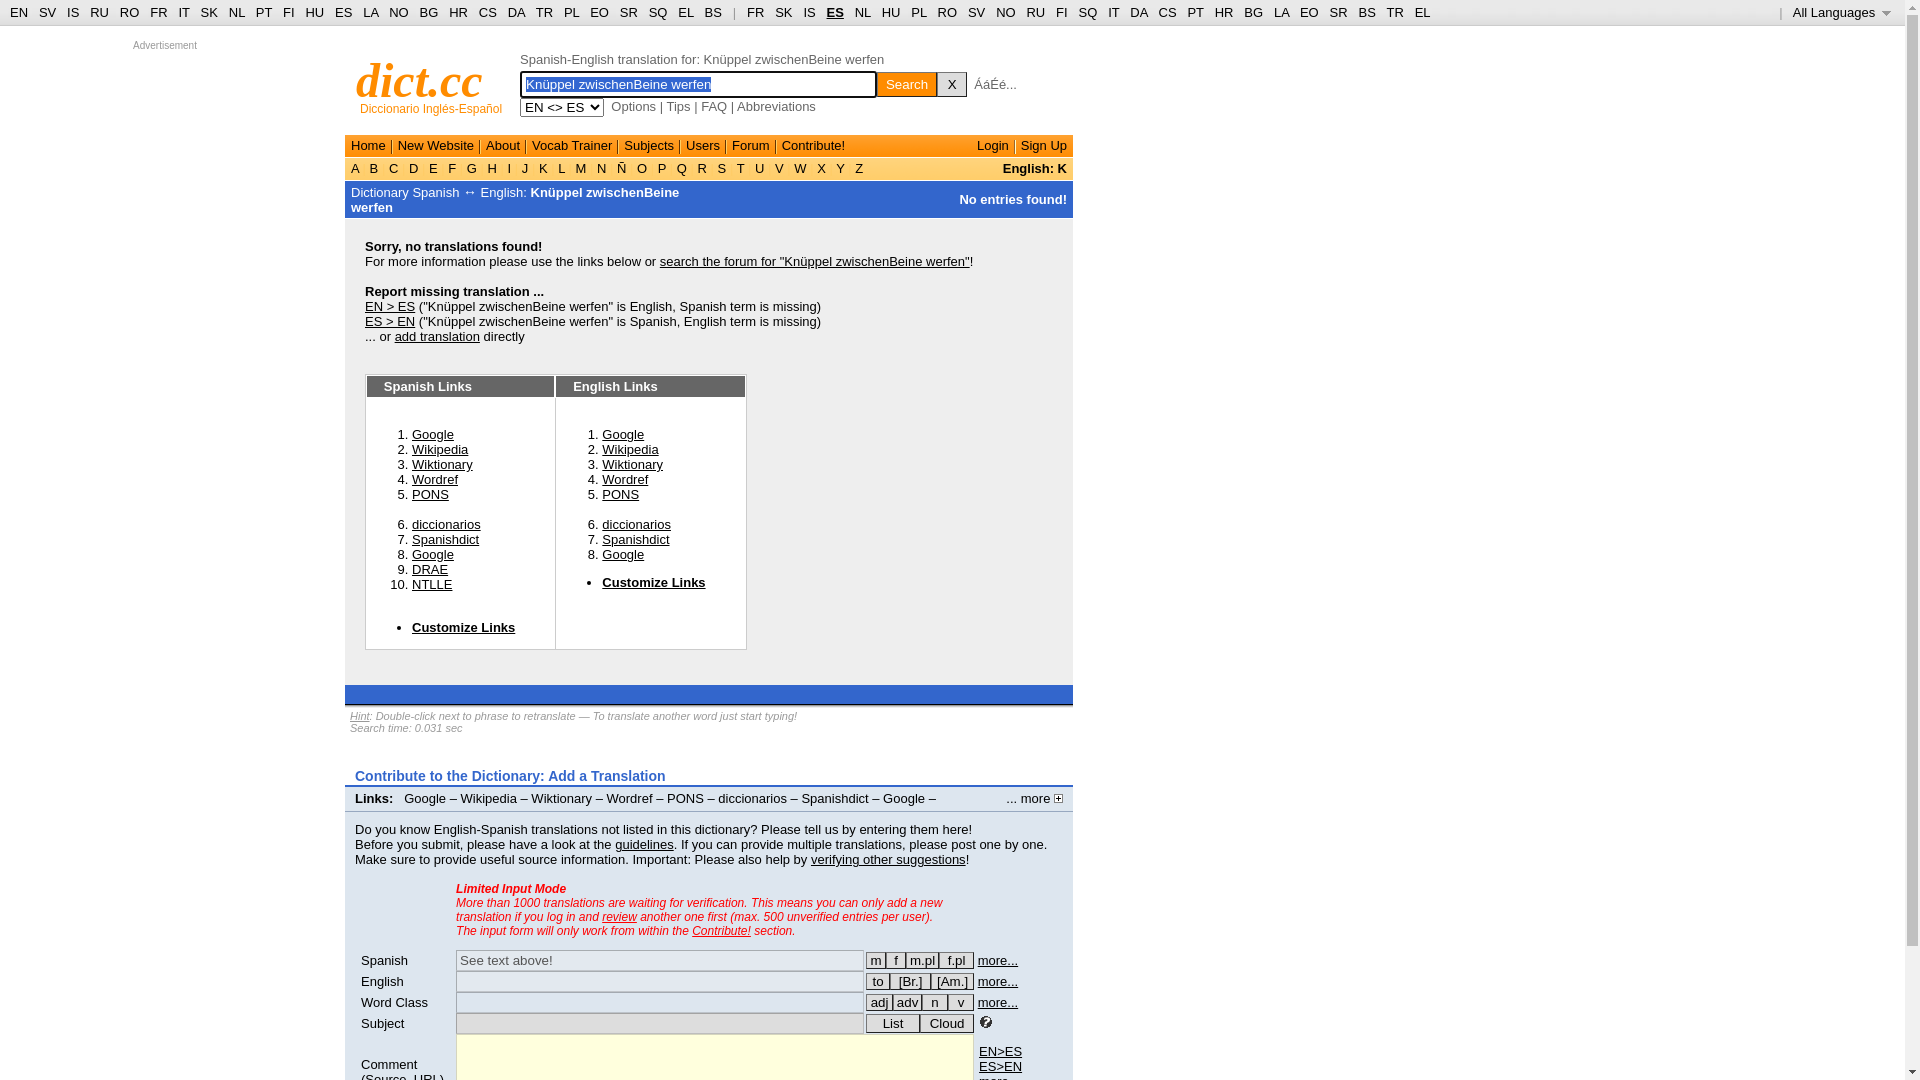 The height and width of the screenshot is (1080, 1920). I want to click on 'E', so click(424, 167).